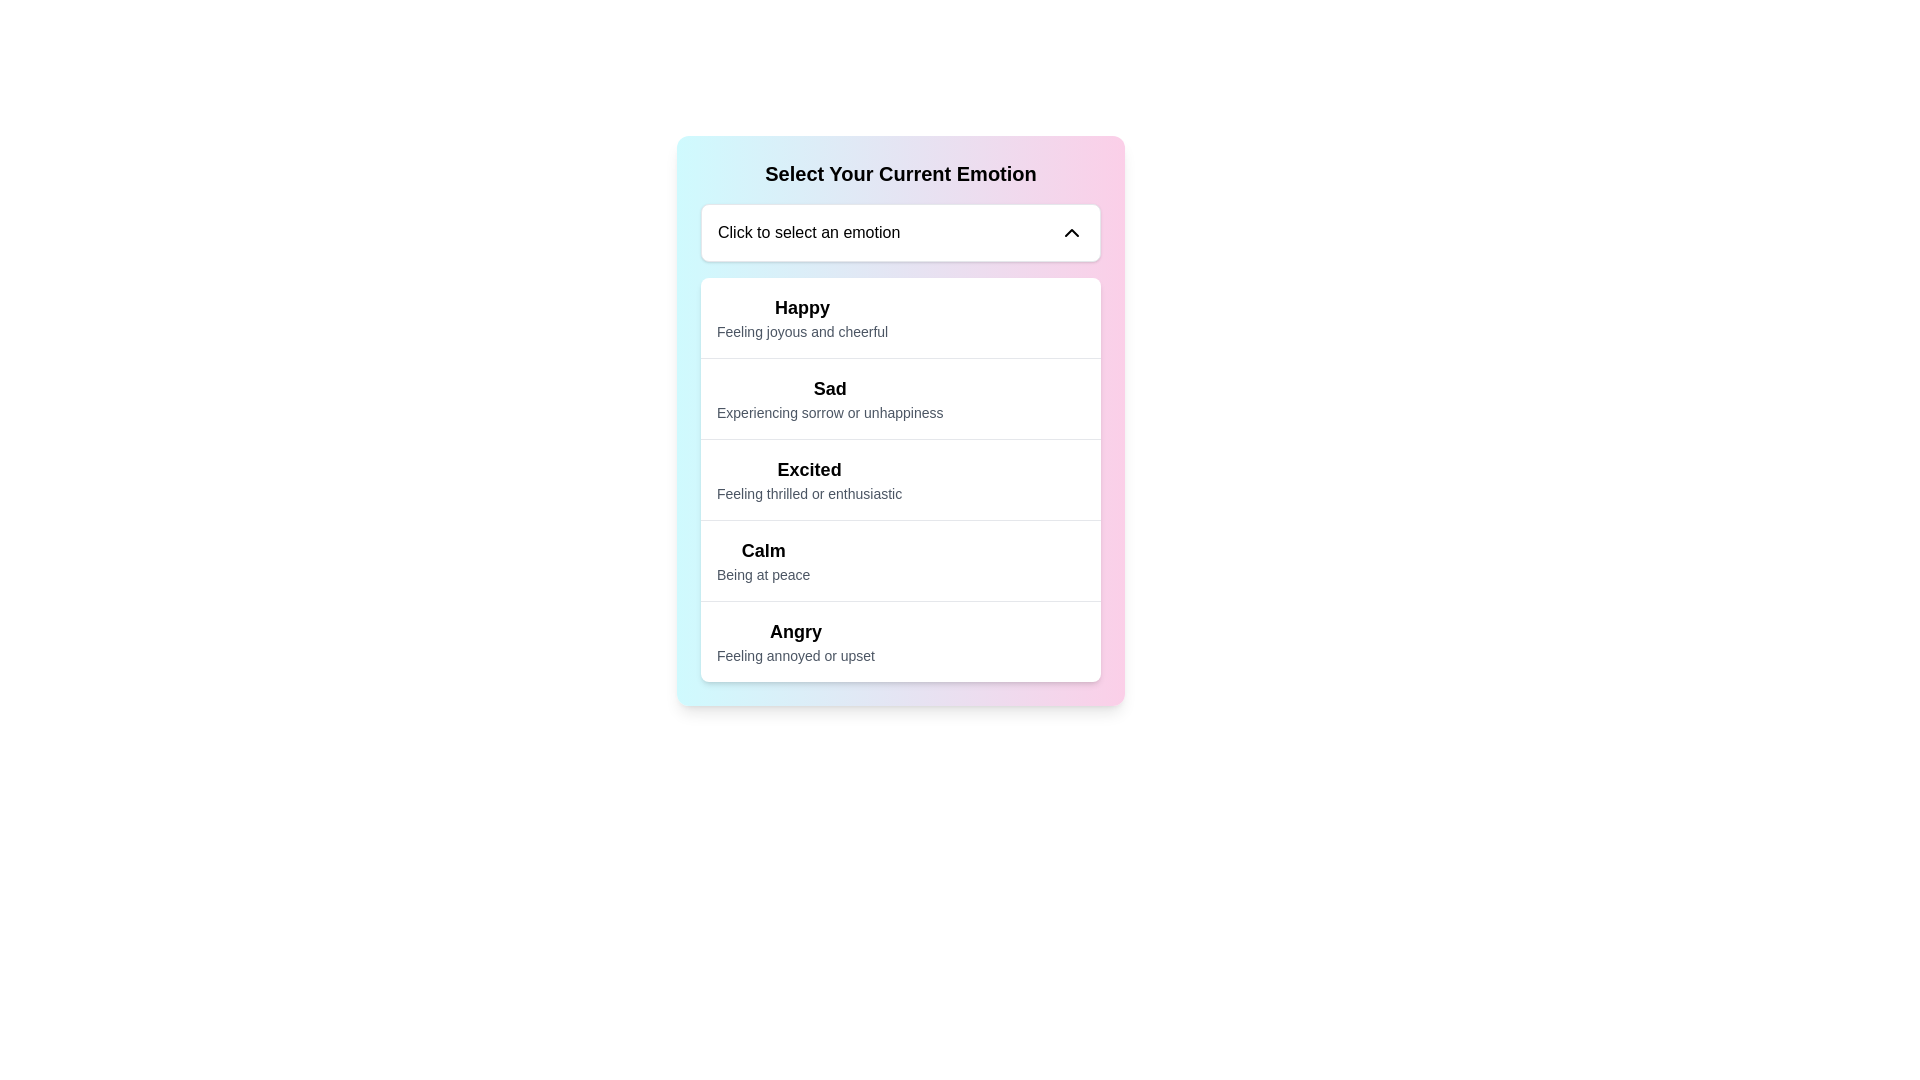 This screenshot has width=1920, height=1080. Describe the element at coordinates (809, 231) in the screenshot. I see `the static text label that prompts the user to select an emotion from a dropdown menu, located at the center-left of its rectangular area with a chevron icon to its right` at that location.